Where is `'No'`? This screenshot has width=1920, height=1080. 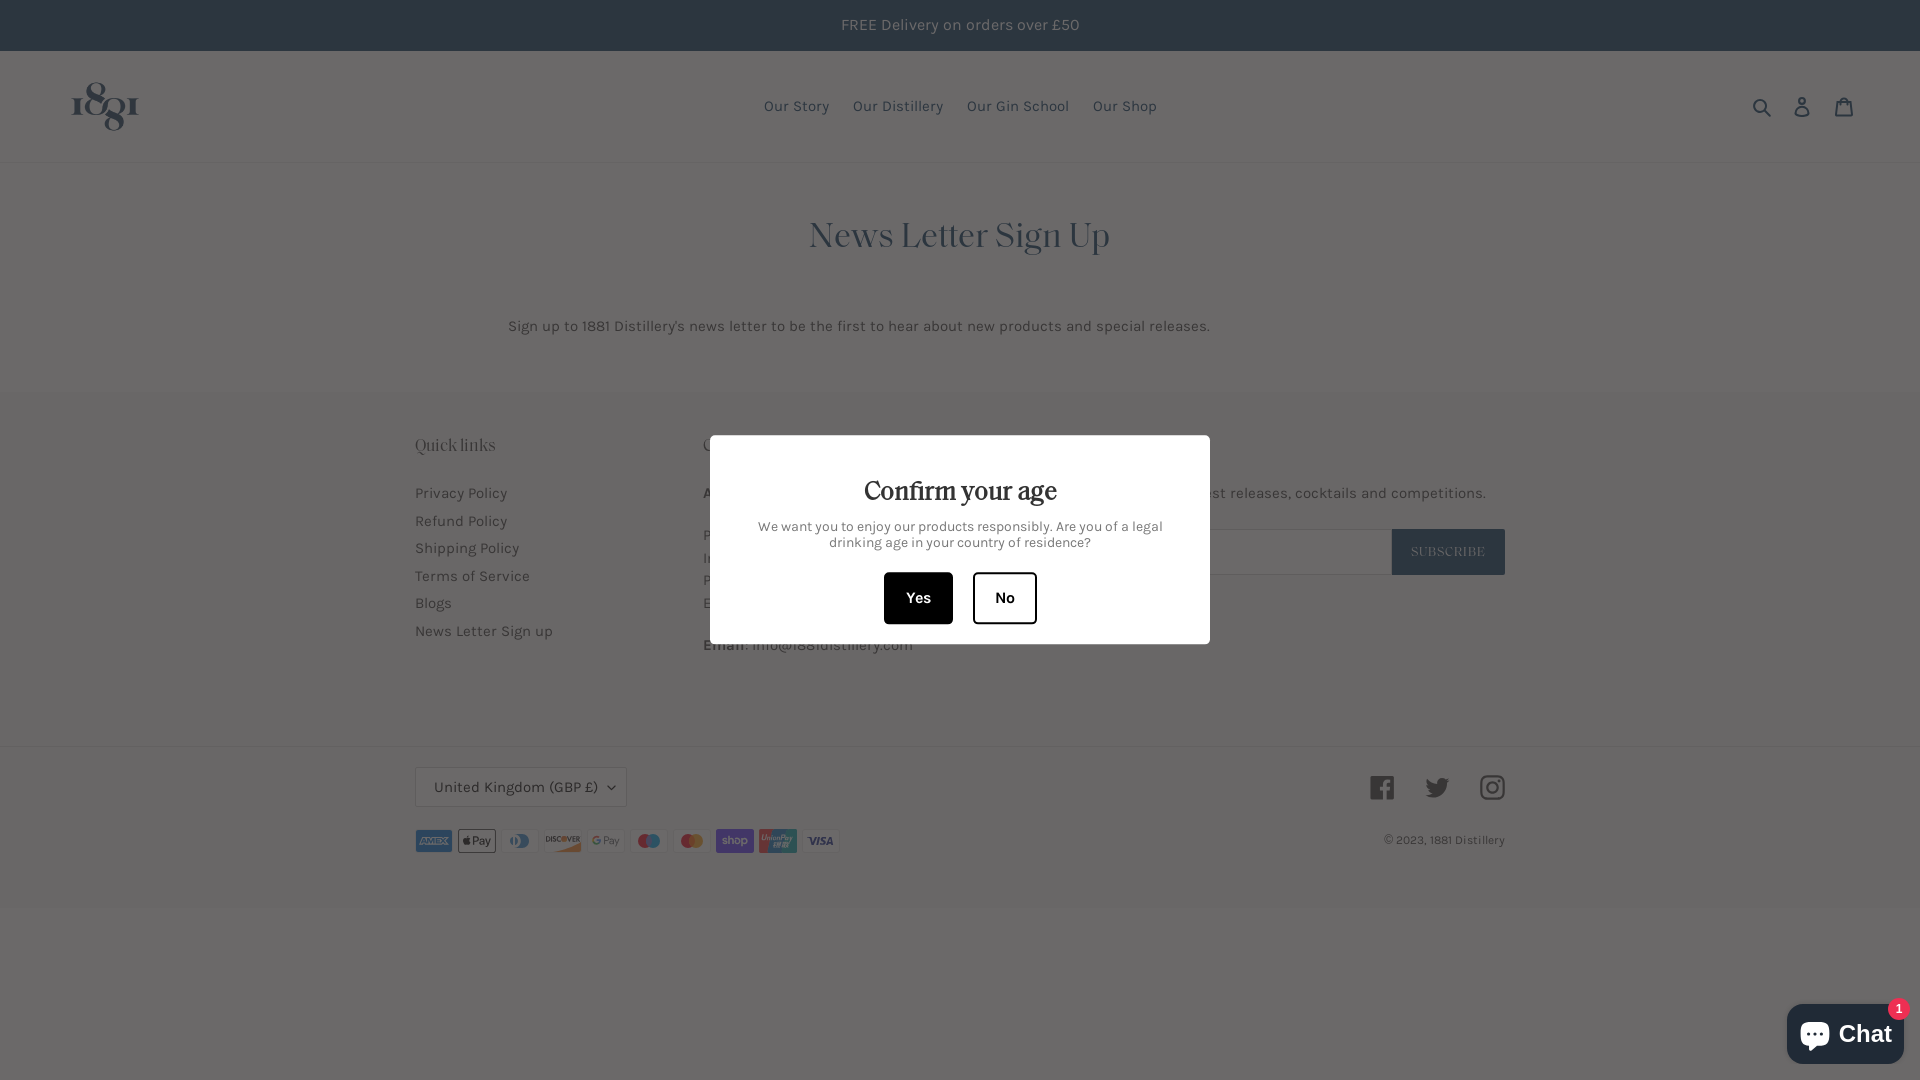
'No' is located at coordinates (1003, 597).